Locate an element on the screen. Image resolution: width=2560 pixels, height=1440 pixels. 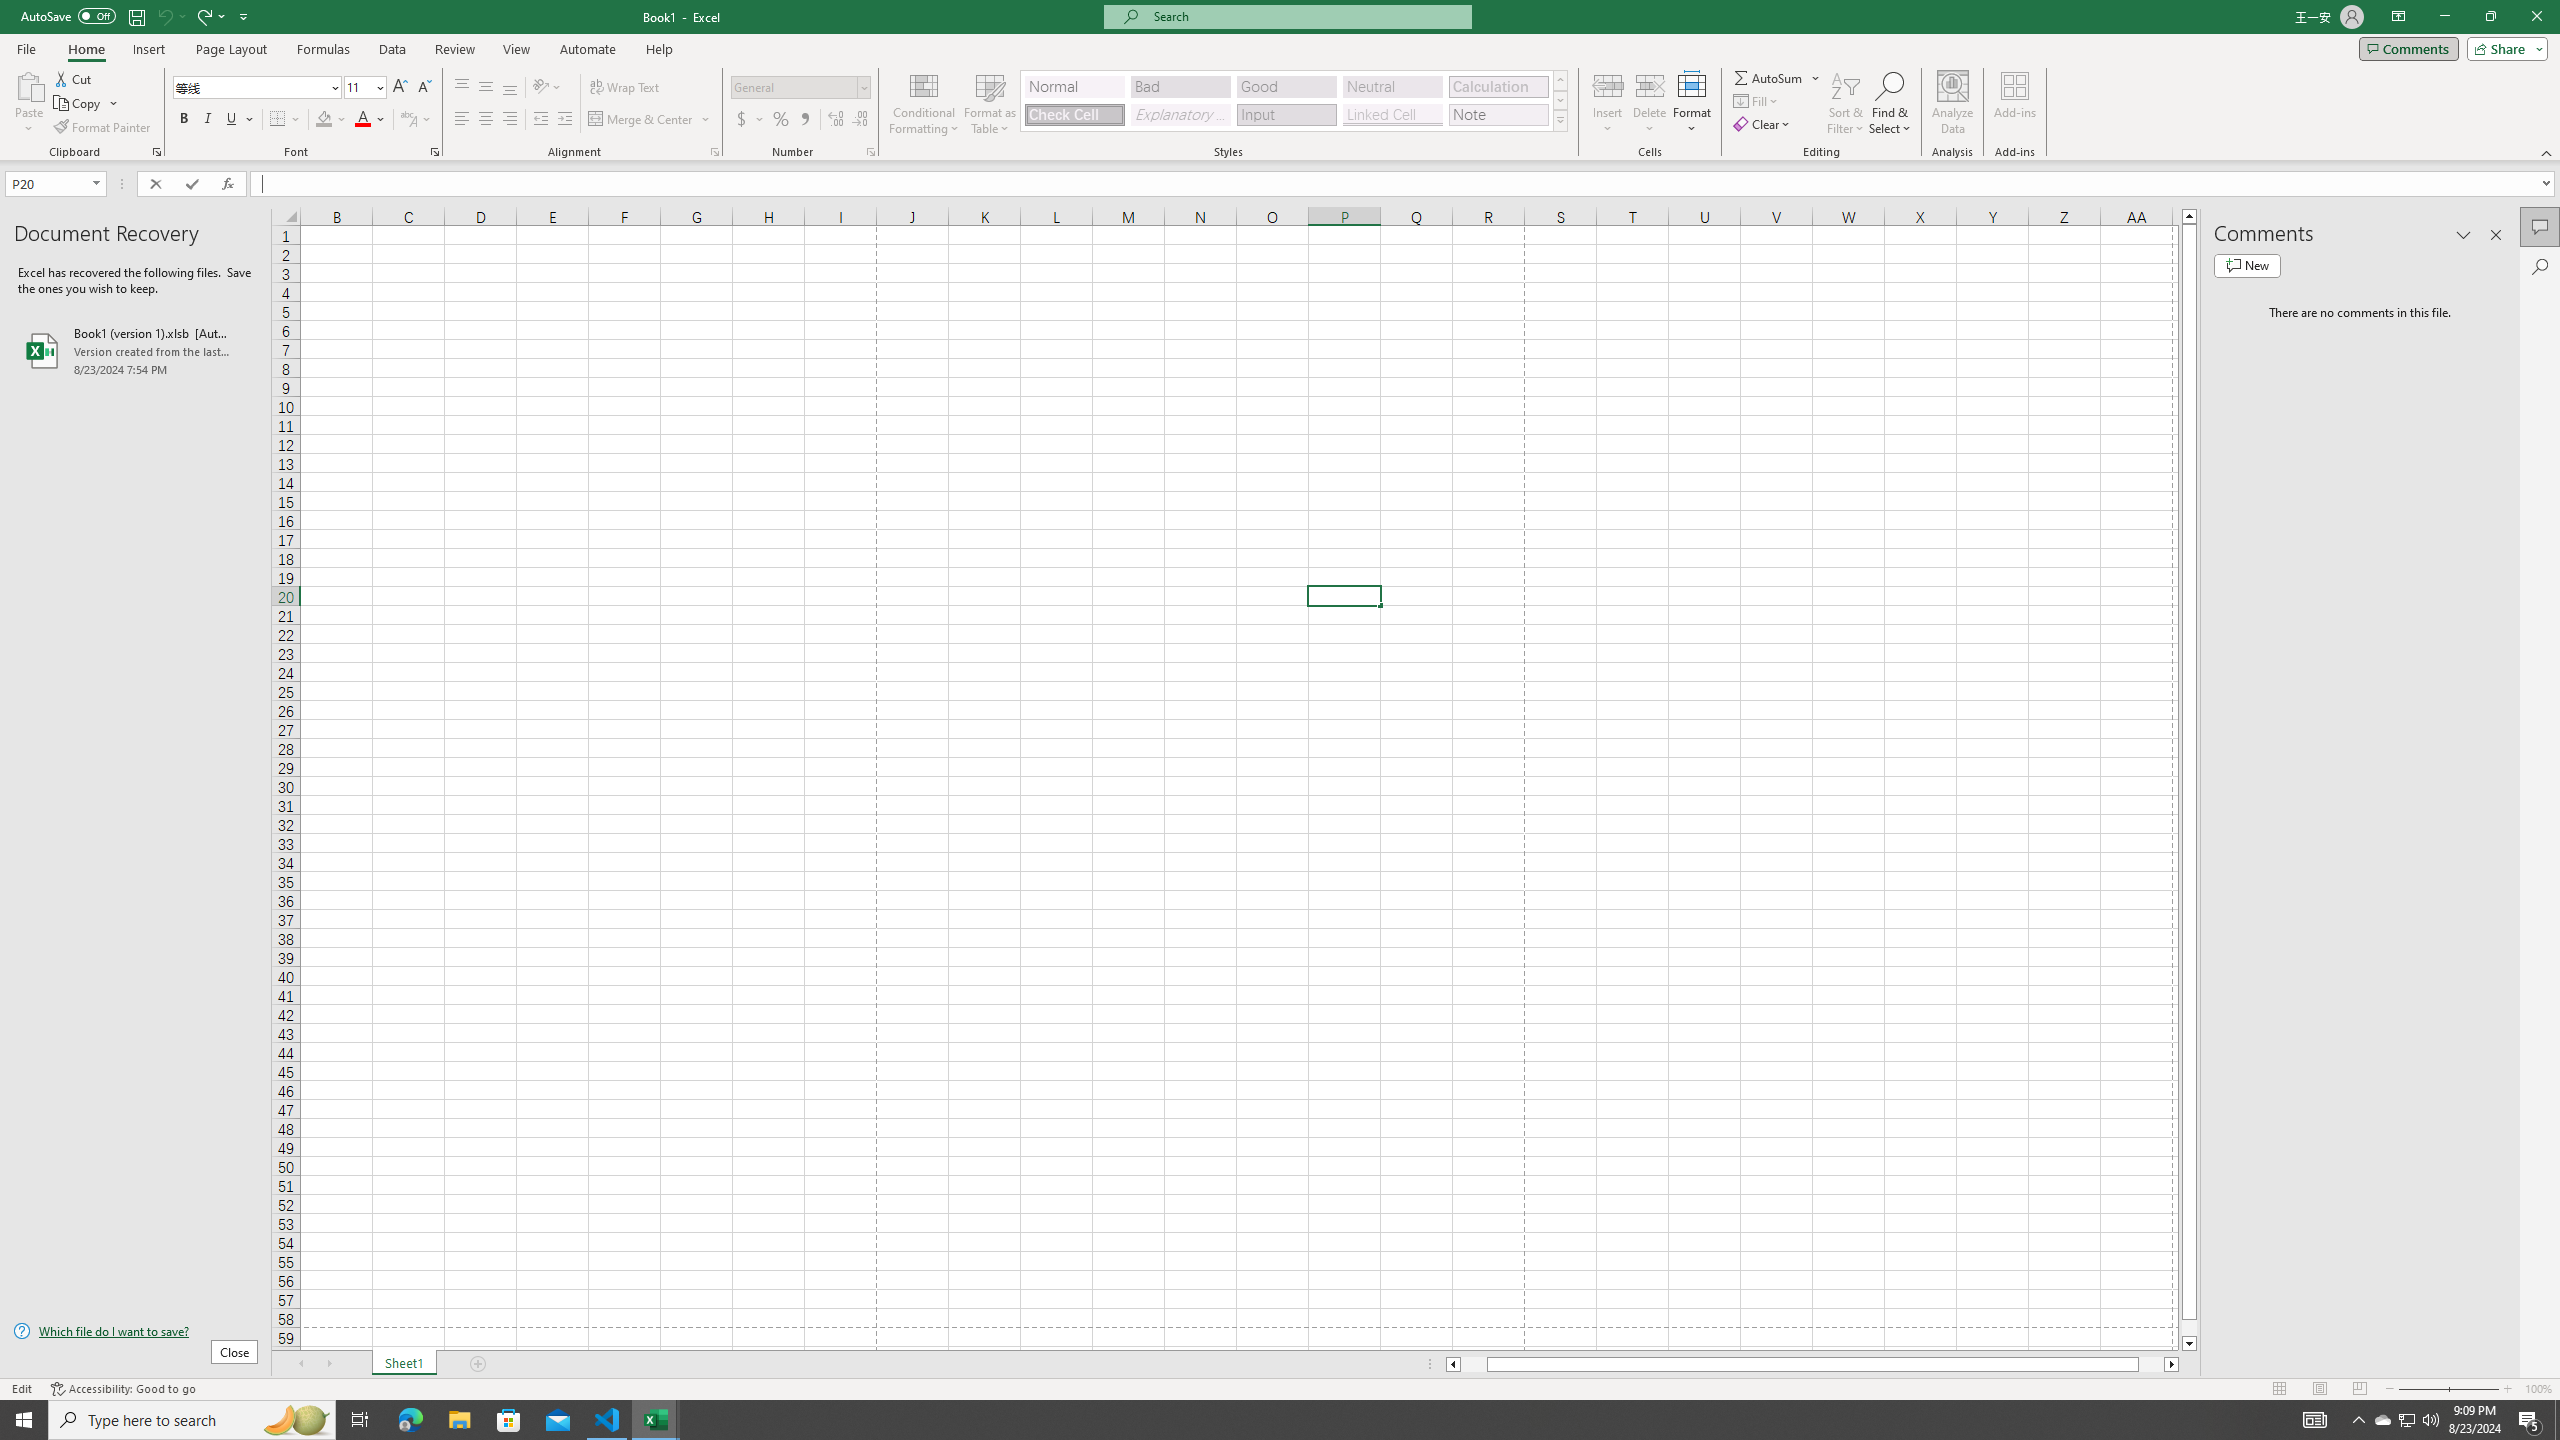
'Page right' is located at coordinates (2151, 1363).